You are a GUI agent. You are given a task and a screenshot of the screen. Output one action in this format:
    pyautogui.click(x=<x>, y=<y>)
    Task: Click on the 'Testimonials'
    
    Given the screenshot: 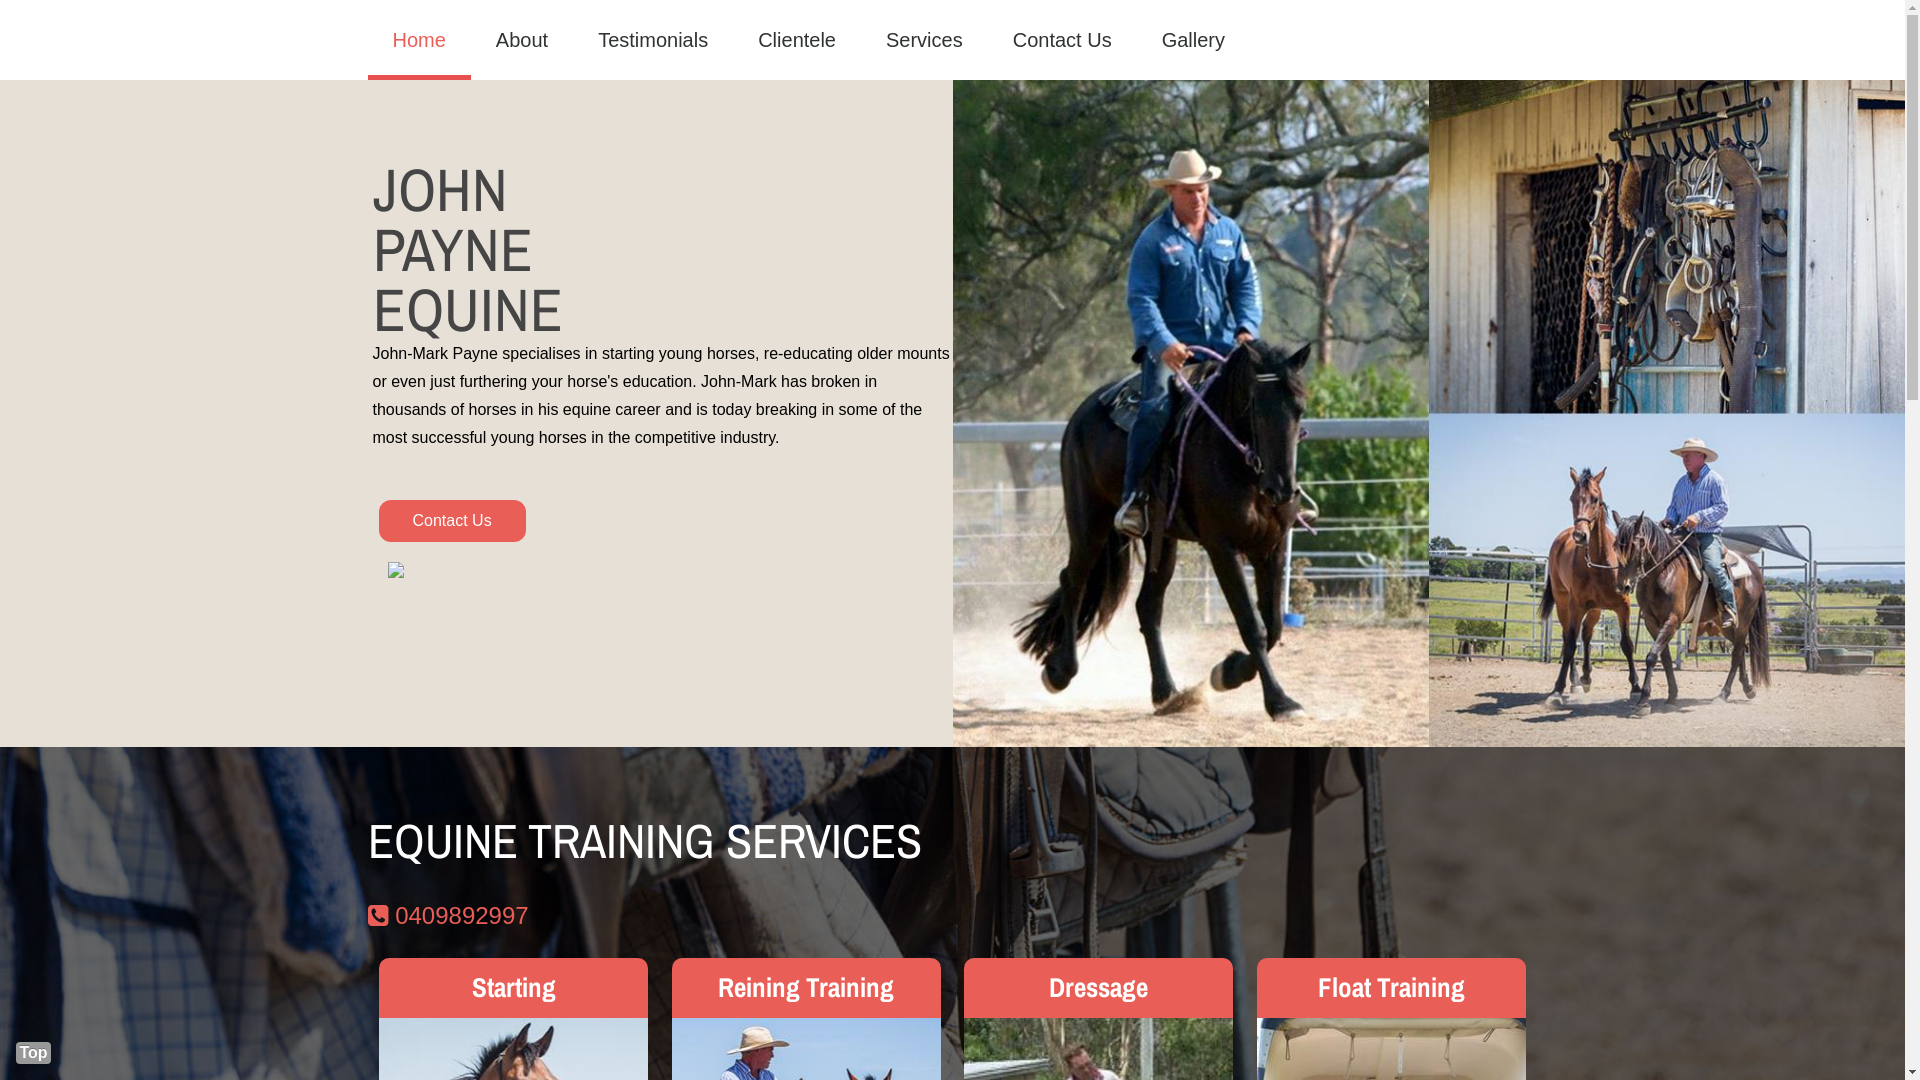 What is the action you would take?
    pyautogui.click(x=652, y=39)
    